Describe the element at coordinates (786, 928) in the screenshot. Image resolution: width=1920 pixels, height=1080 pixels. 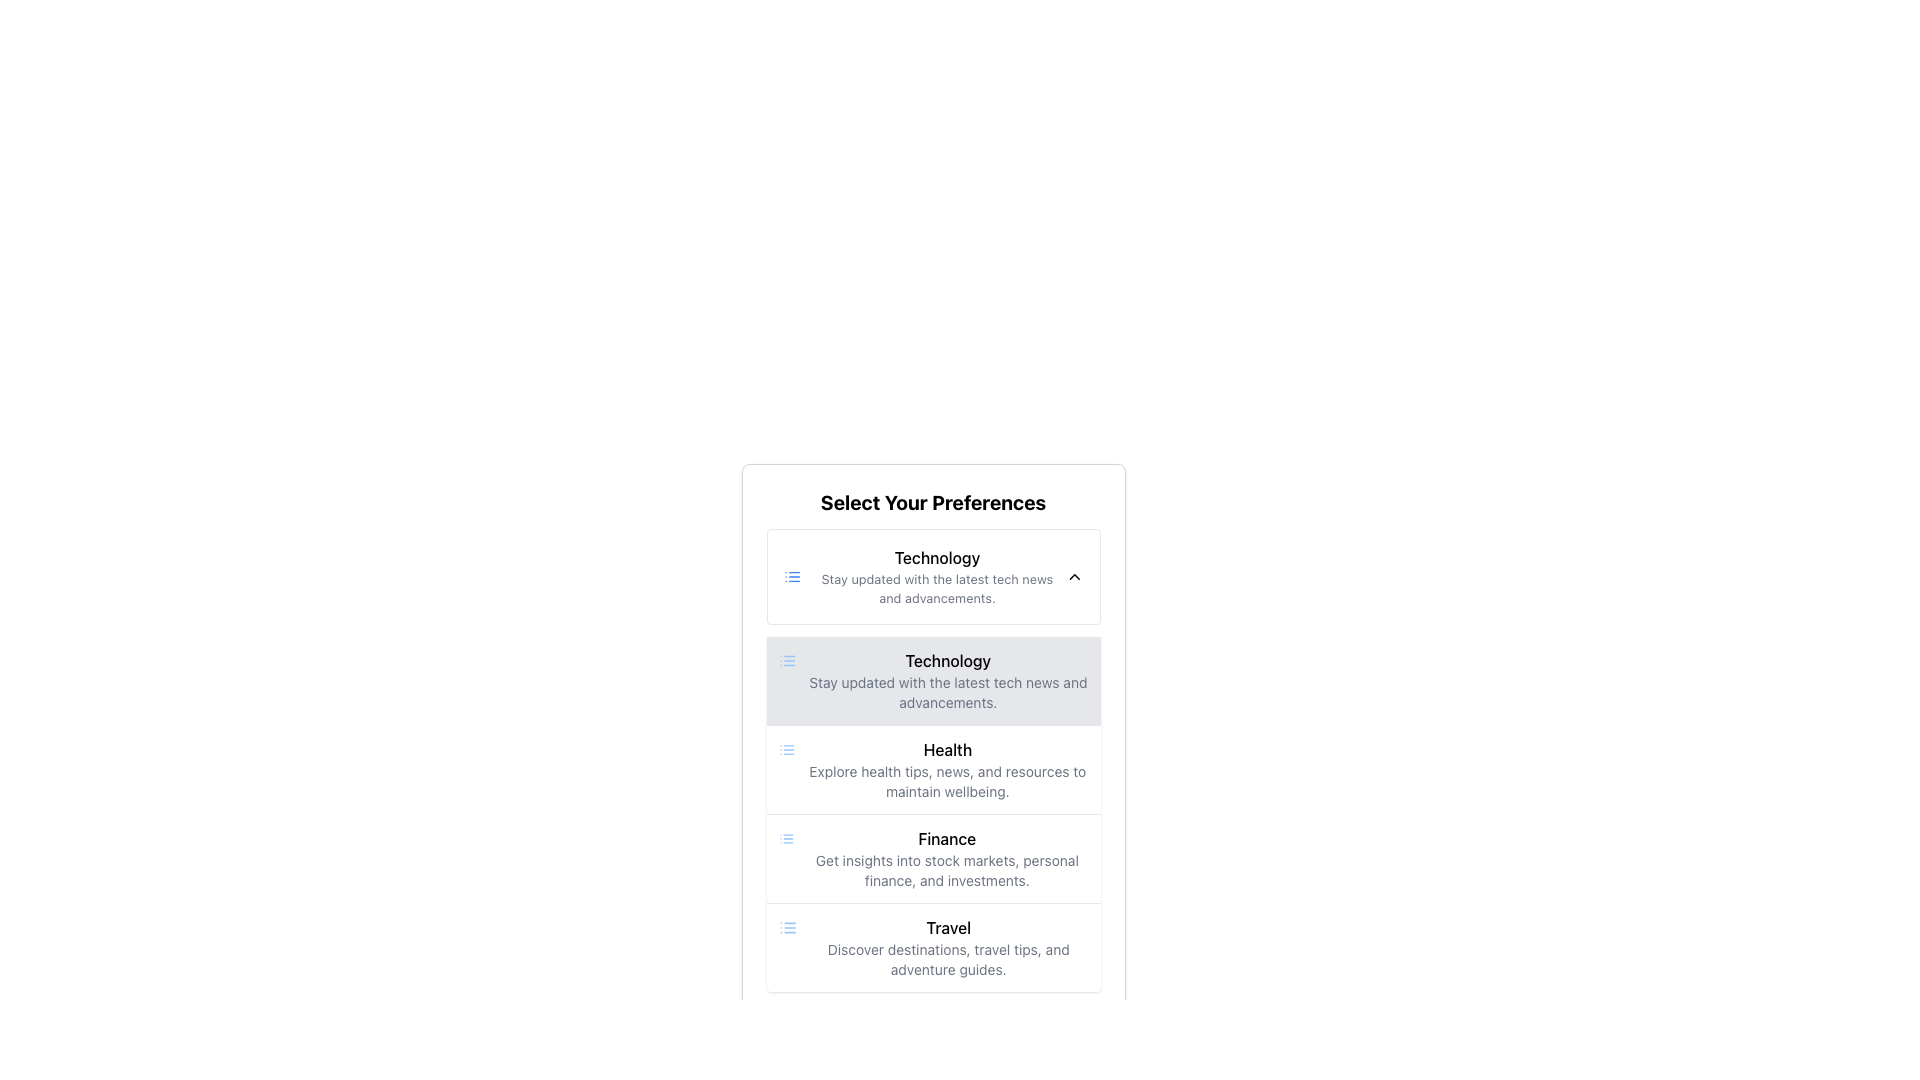
I see `the light blue list icon with three horizontal lines, which is located to the left of the text 'Travel Discover destinations, travel tips, and adventure guides.'` at that location.